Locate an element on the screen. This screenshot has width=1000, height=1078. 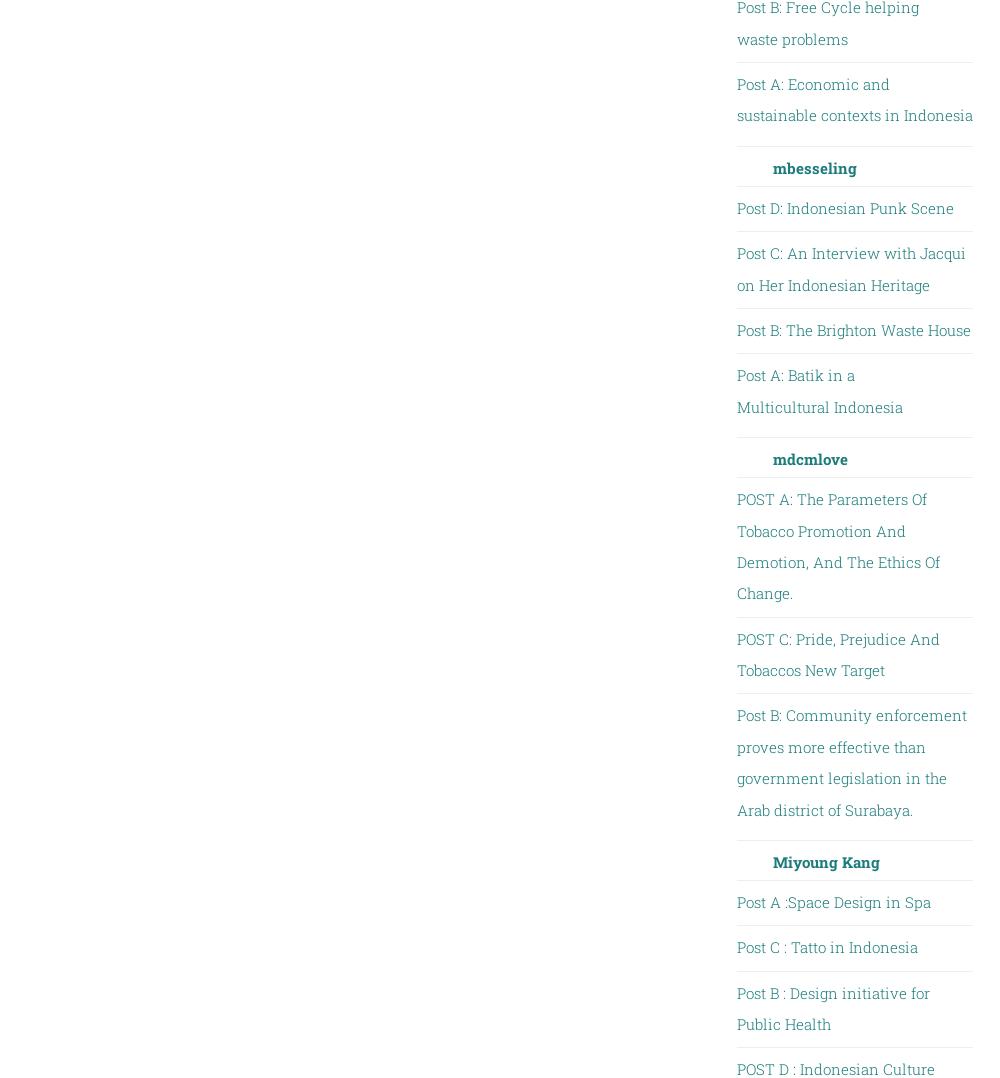
'Post C : Tatto in Indonesia' is located at coordinates (825, 946).